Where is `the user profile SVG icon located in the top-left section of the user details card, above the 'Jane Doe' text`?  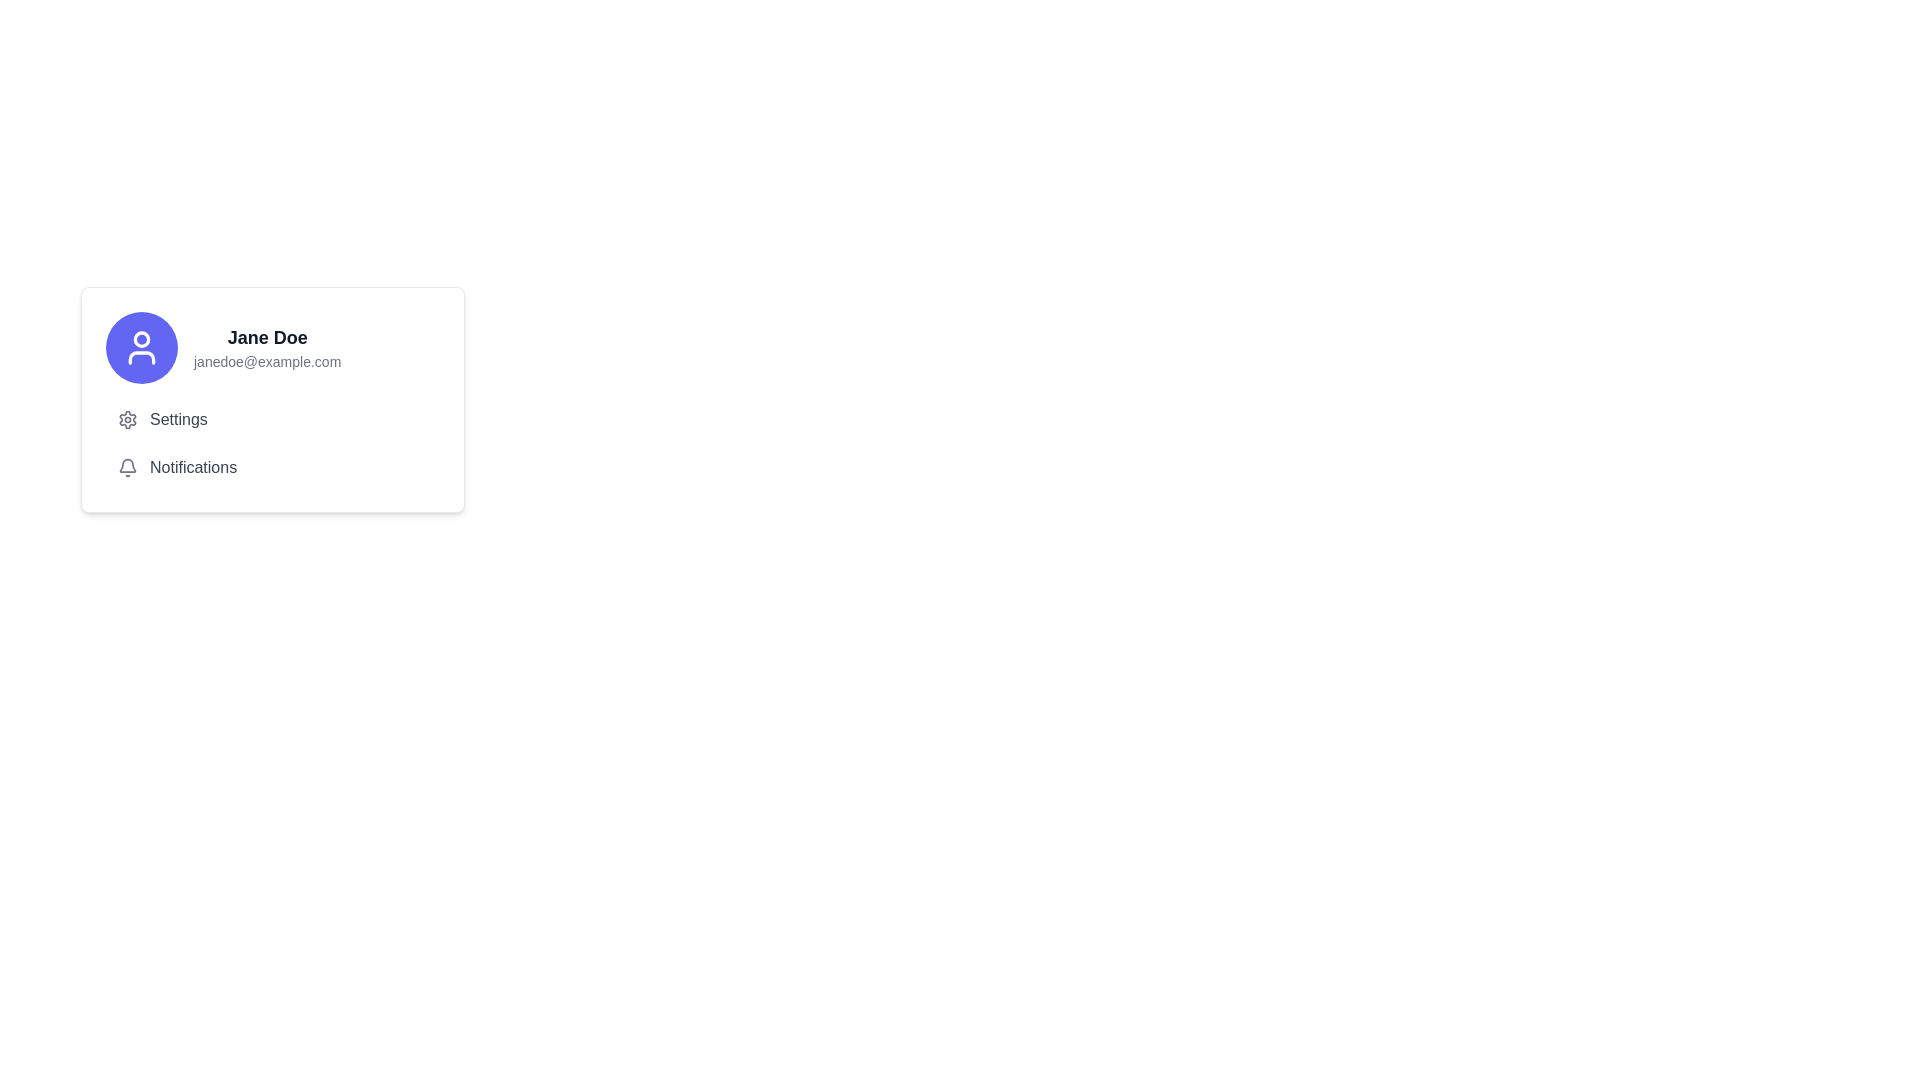 the user profile SVG icon located in the top-left section of the user details card, above the 'Jane Doe' text is located at coordinates (141, 346).